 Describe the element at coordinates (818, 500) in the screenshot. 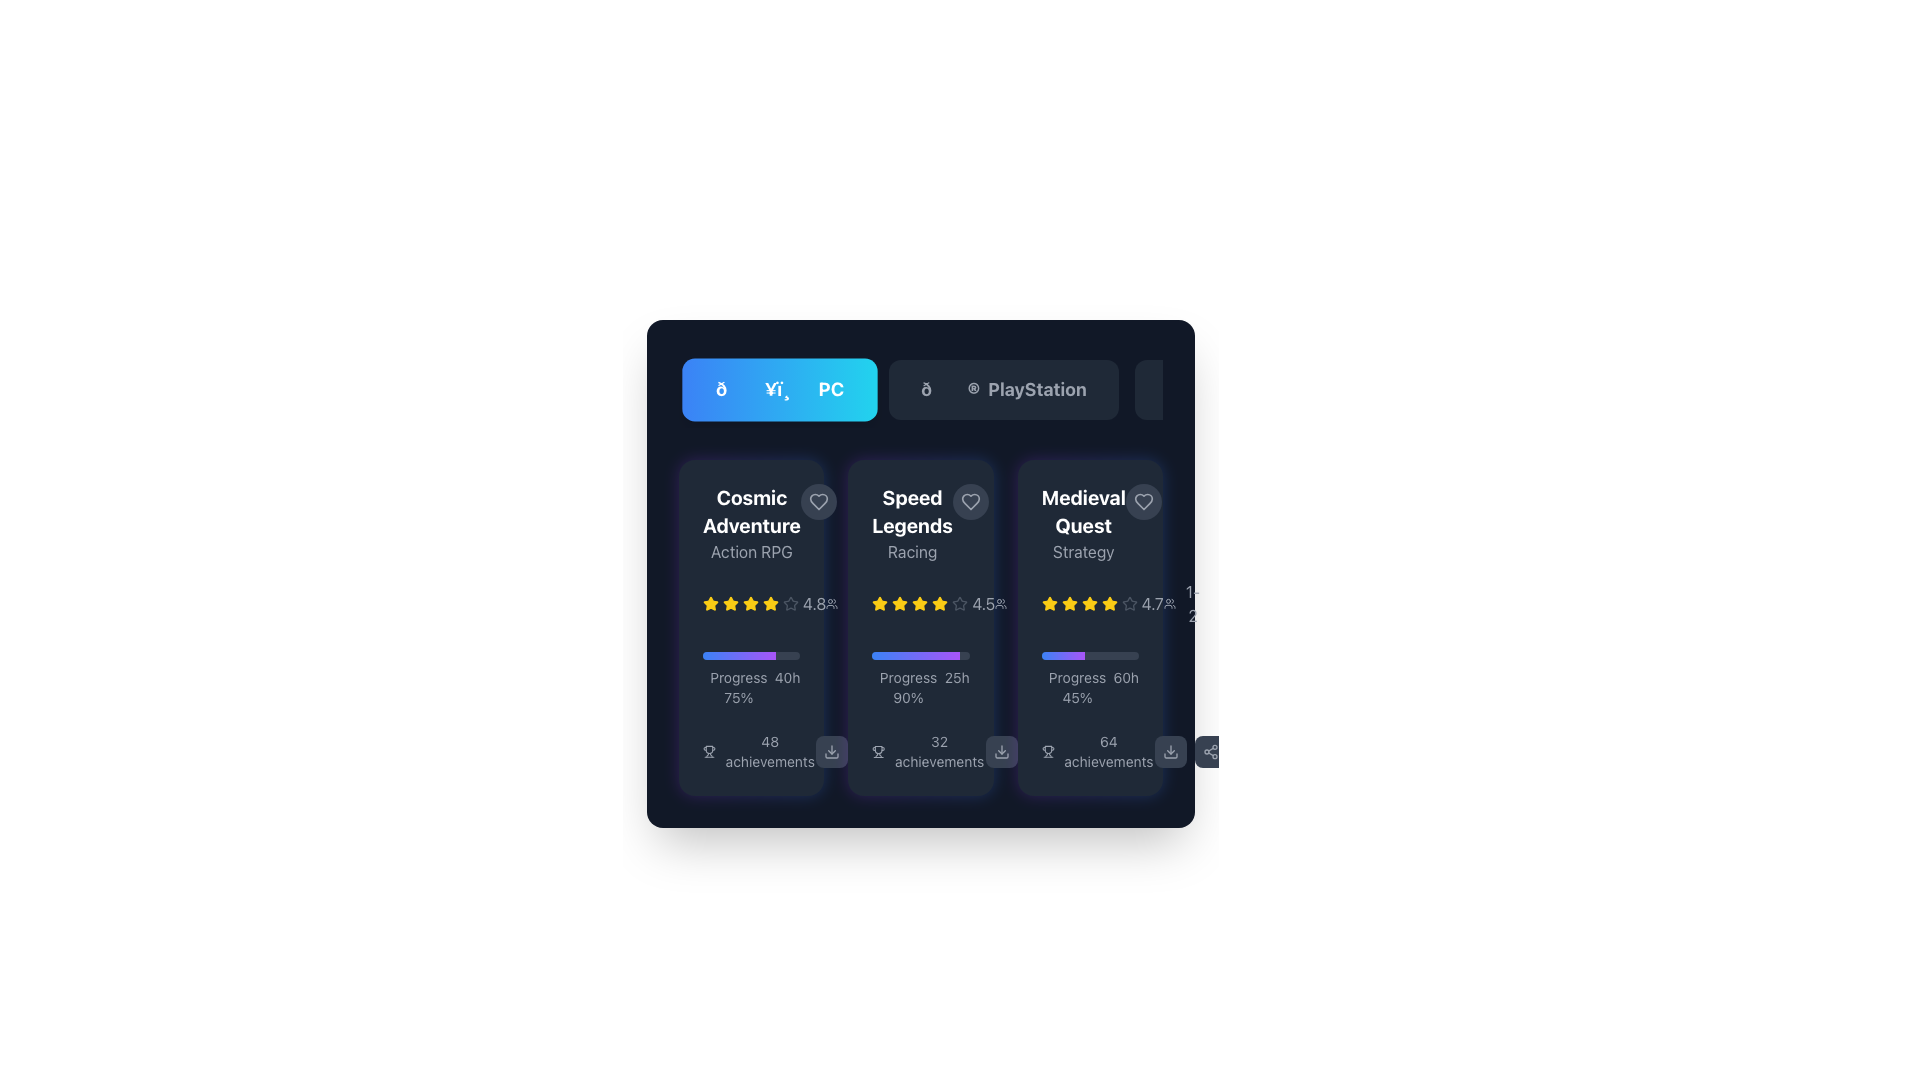

I see `the small circular button with a dark gray background and a white heart icon to favorite the game` at that location.